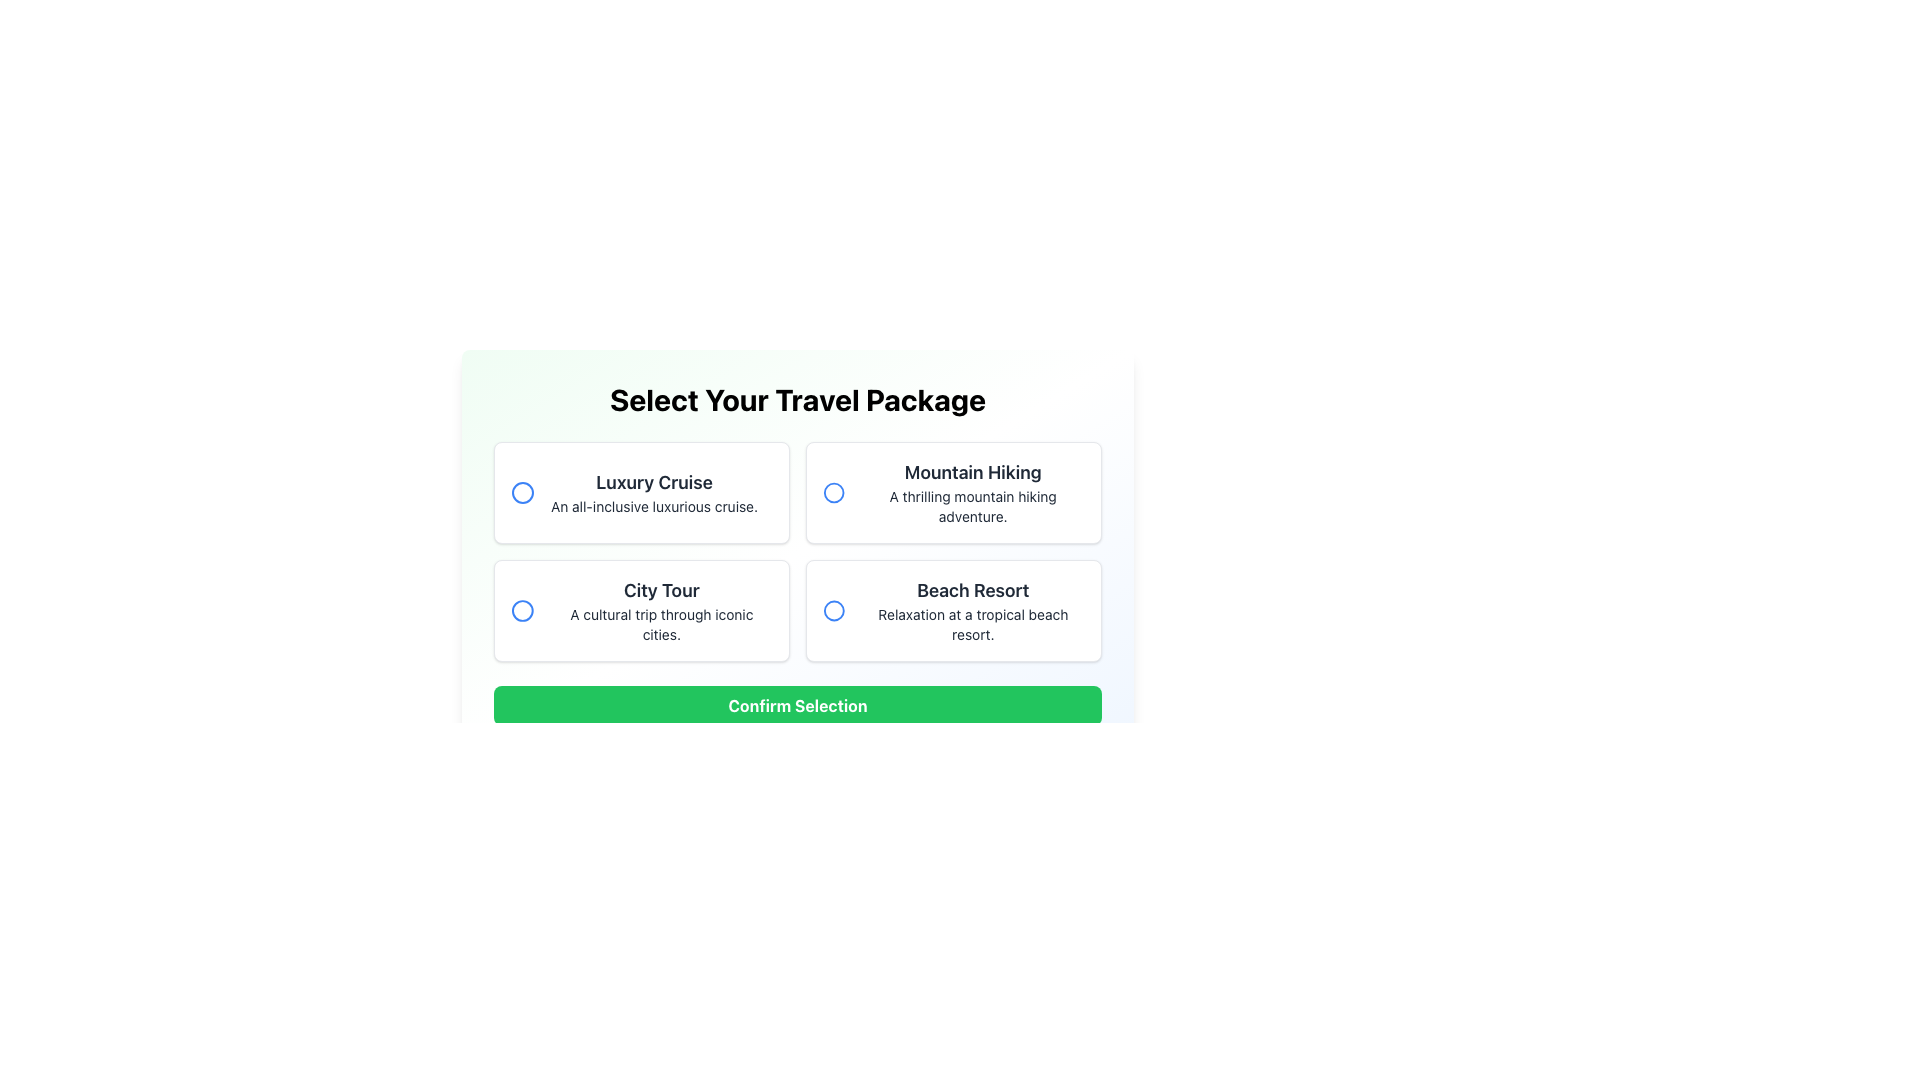 The height and width of the screenshot is (1080, 1920). What do you see at coordinates (796, 704) in the screenshot?
I see `the green 'Confirm Selection' button located at the bottom of the travel package selection menu to confirm the chosen option` at bounding box center [796, 704].